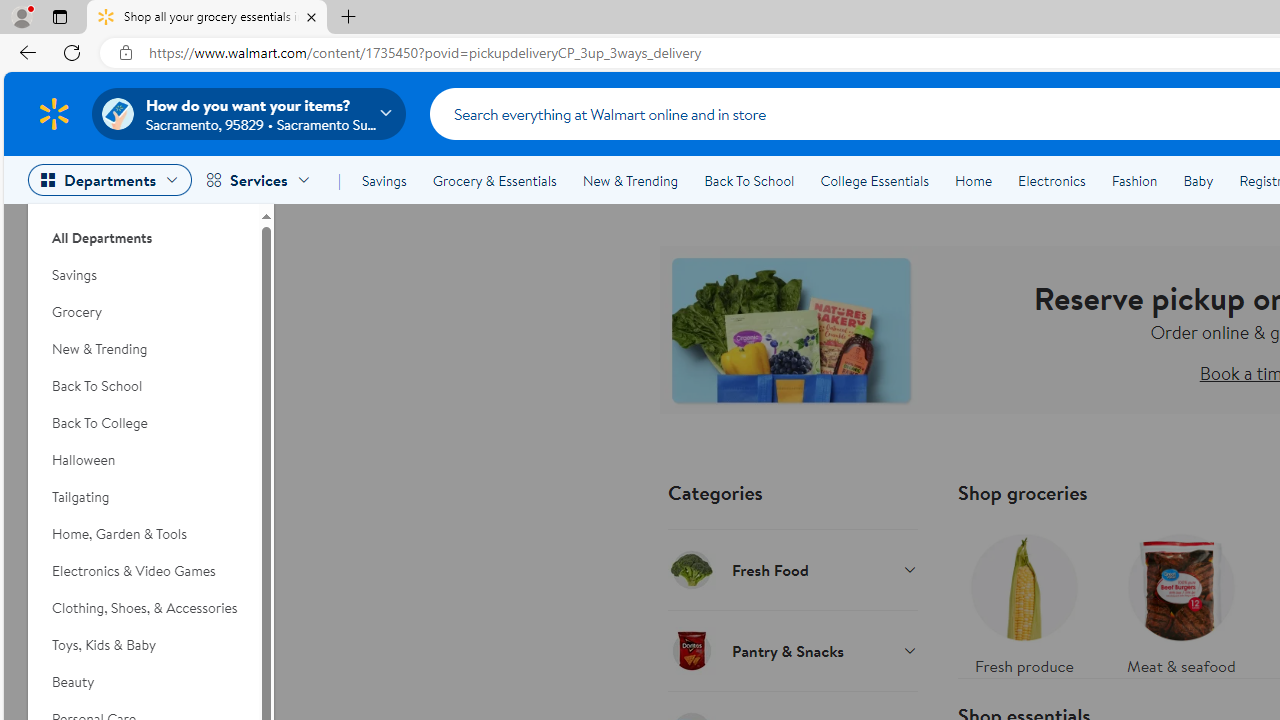  Describe the element at coordinates (142, 422) in the screenshot. I see `'Back To College'` at that location.